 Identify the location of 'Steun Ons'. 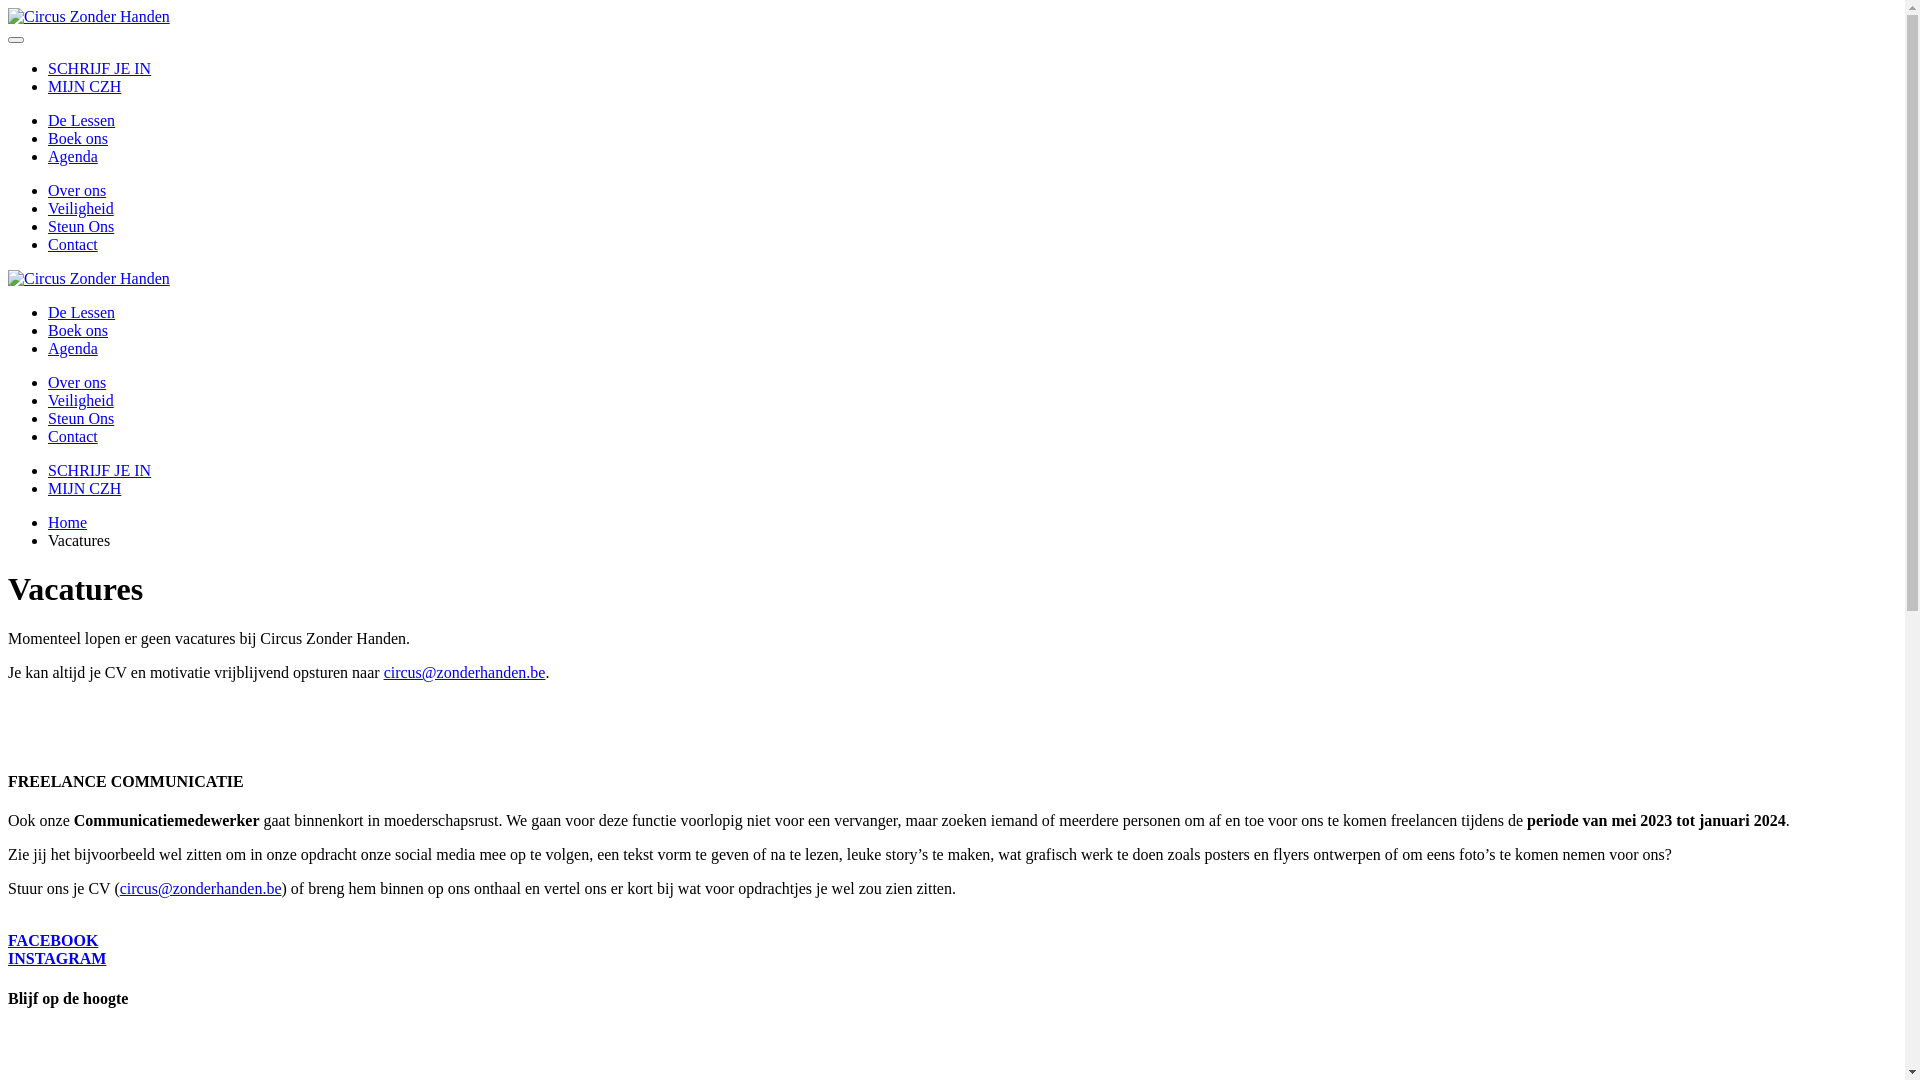
(48, 225).